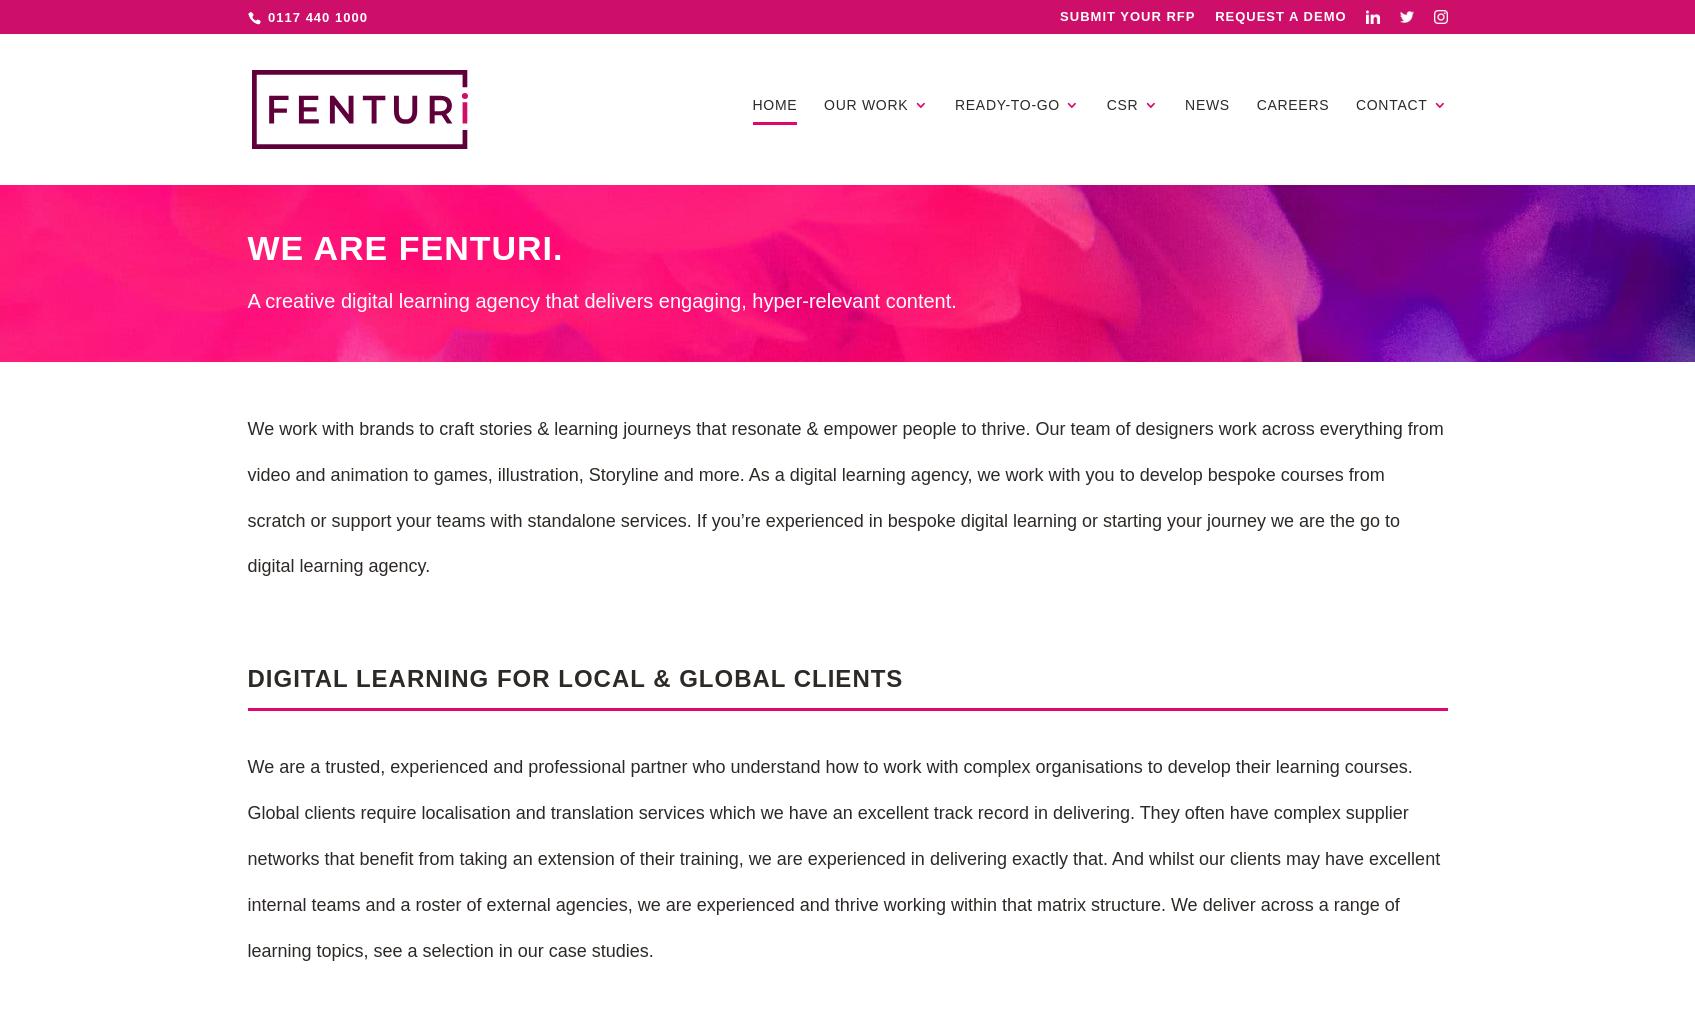 Image resolution: width=1695 pixels, height=1031 pixels. What do you see at coordinates (864, 103) in the screenshot?
I see `'Our Work'` at bounding box center [864, 103].